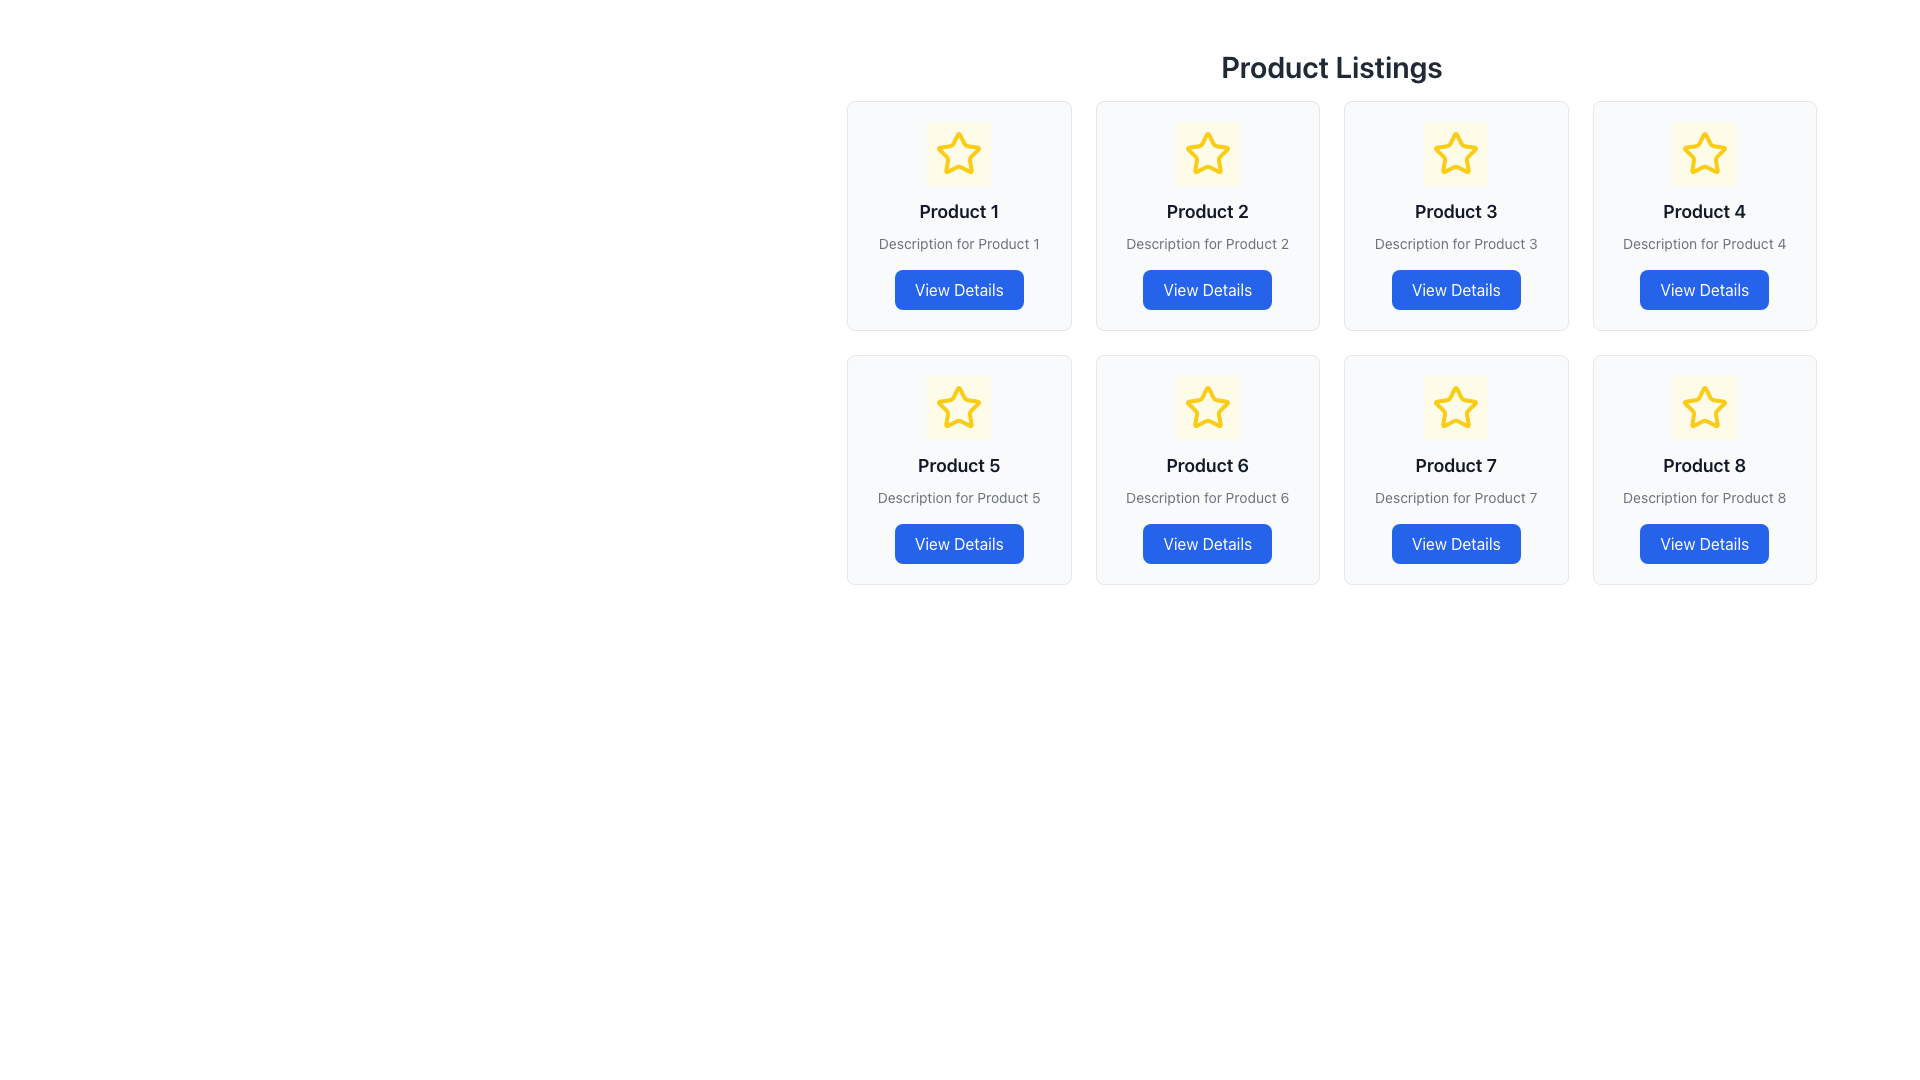  What do you see at coordinates (1456, 543) in the screenshot?
I see `the button located below the 'Description for Product 7' text in the lower middle section of the 'Product 7' card to interact and view more details about the product` at bounding box center [1456, 543].